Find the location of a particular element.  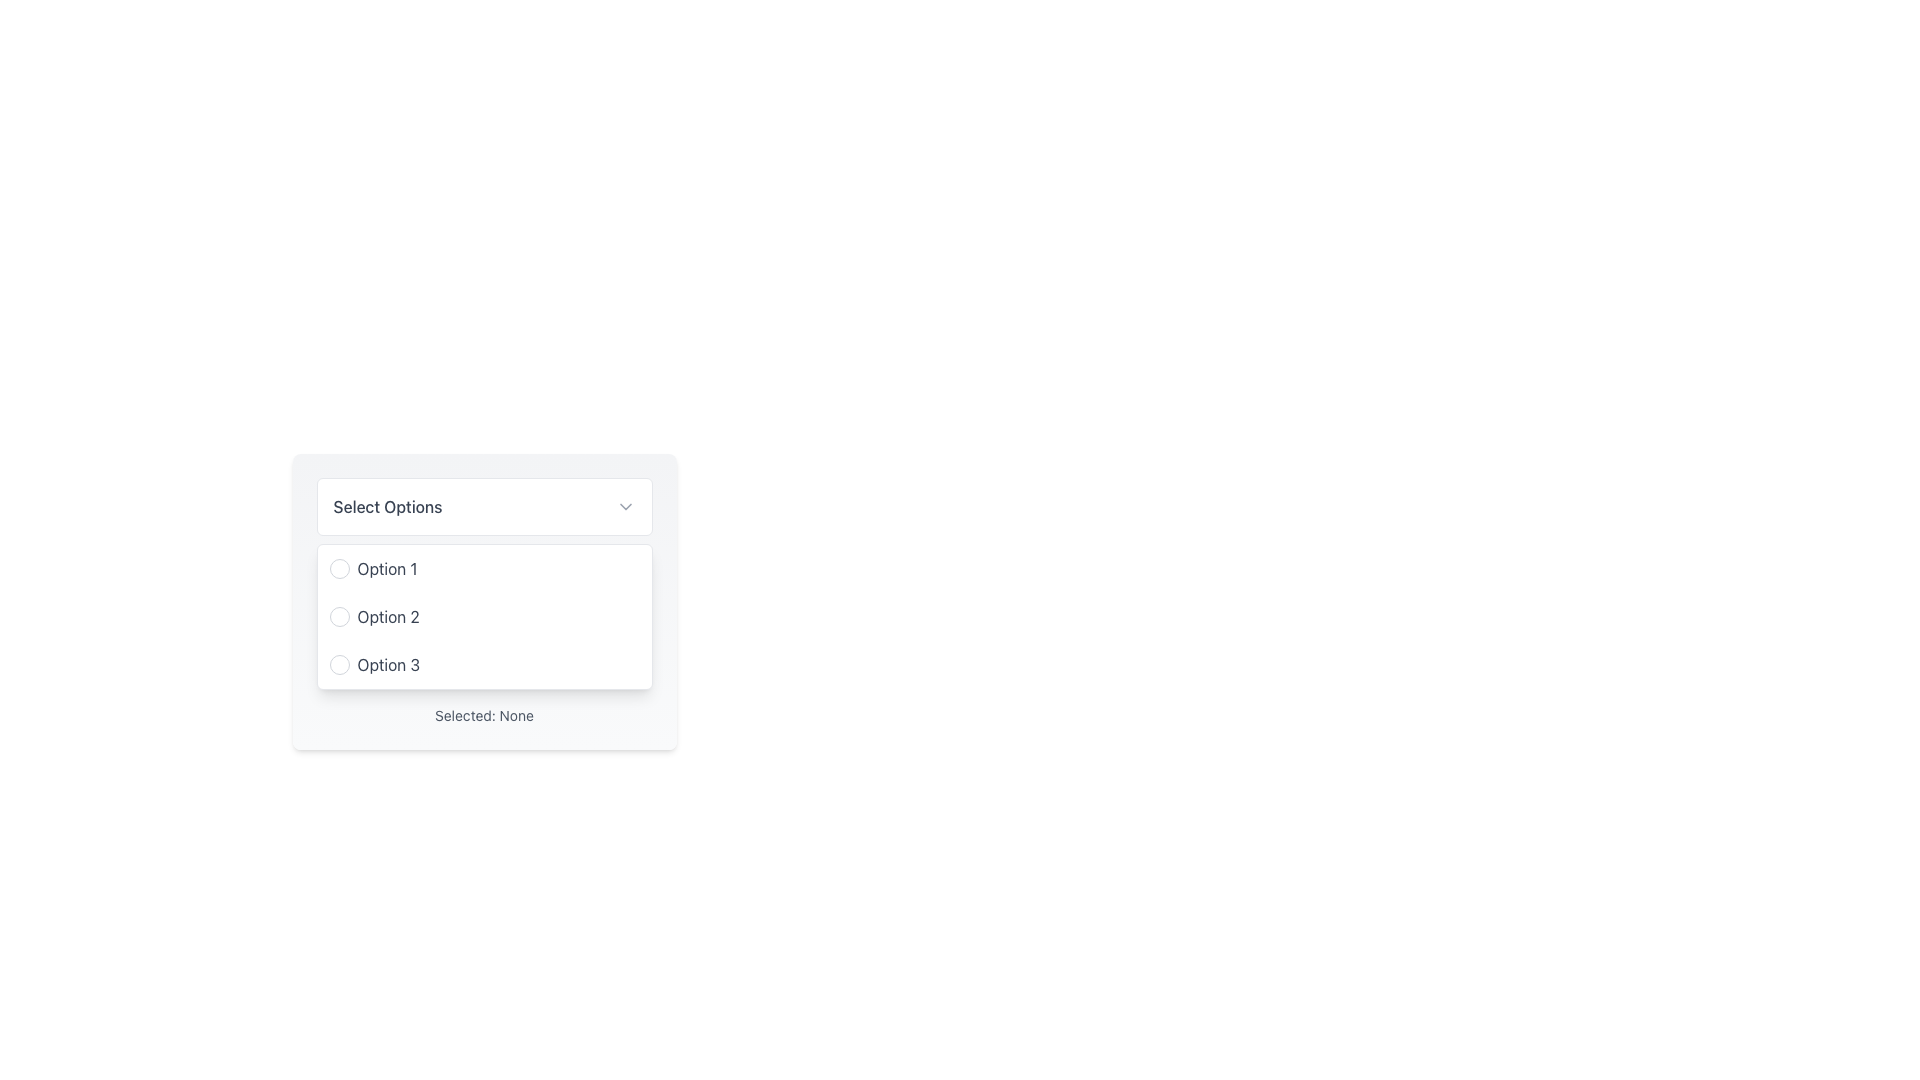

the label for the second selectable option in a vertical list, which is positioned to the right of its corresponding radio button is located at coordinates (388, 616).